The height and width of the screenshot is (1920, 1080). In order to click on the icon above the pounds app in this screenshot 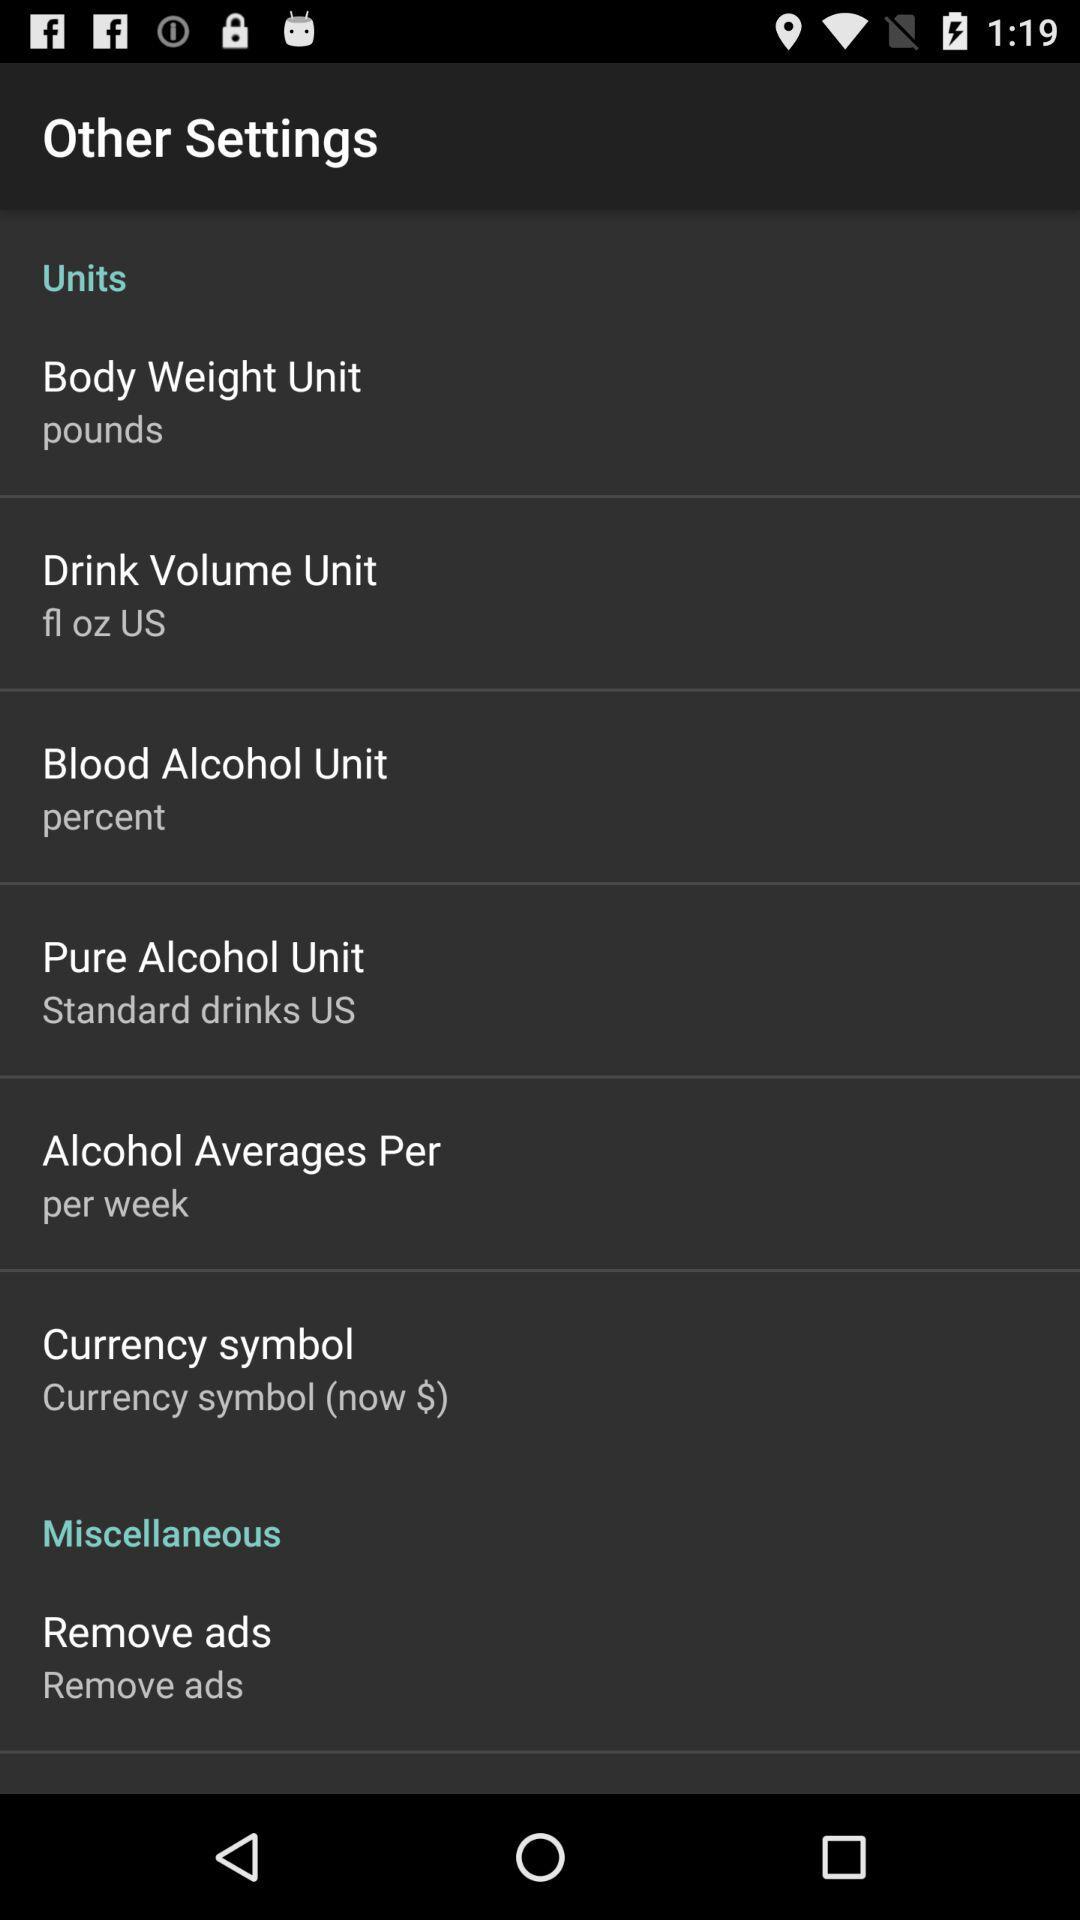, I will do `click(201, 374)`.